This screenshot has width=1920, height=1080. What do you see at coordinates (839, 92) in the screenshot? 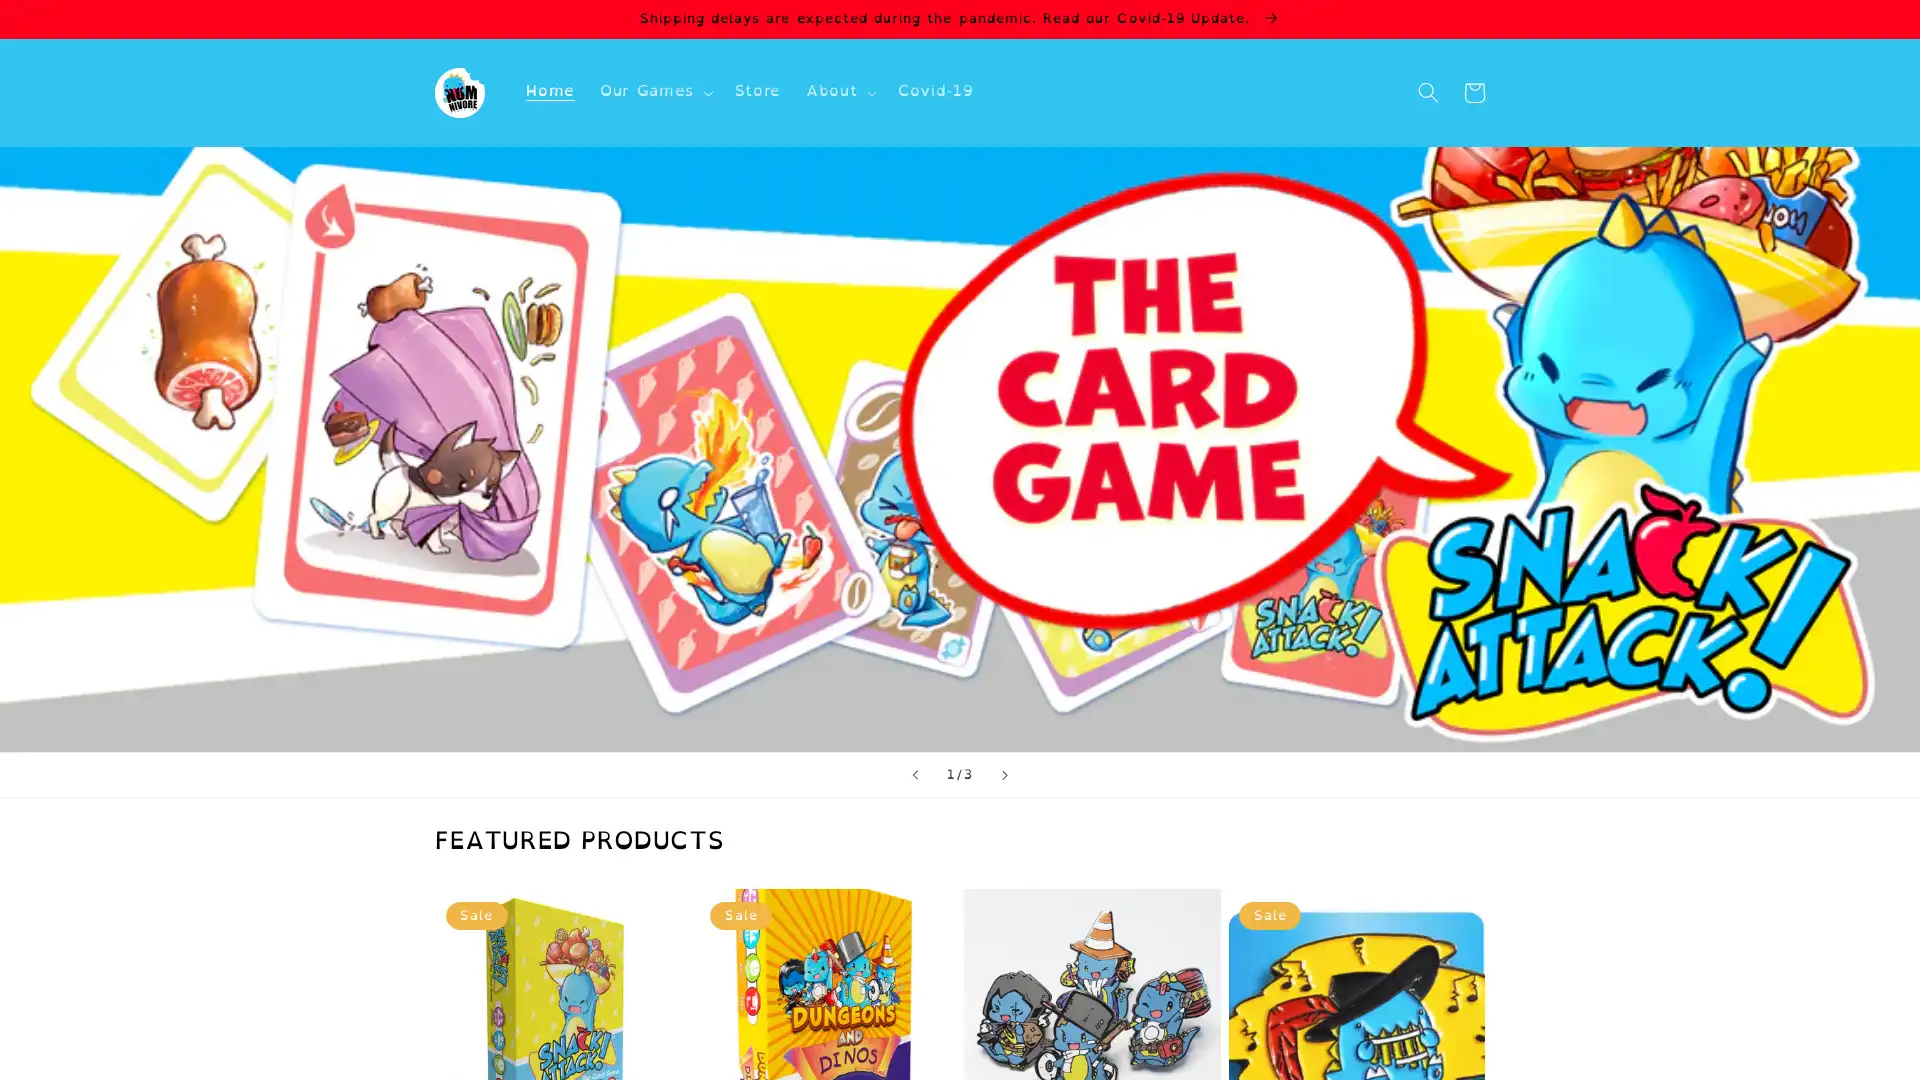
I see `About` at bounding box center [839, 92].